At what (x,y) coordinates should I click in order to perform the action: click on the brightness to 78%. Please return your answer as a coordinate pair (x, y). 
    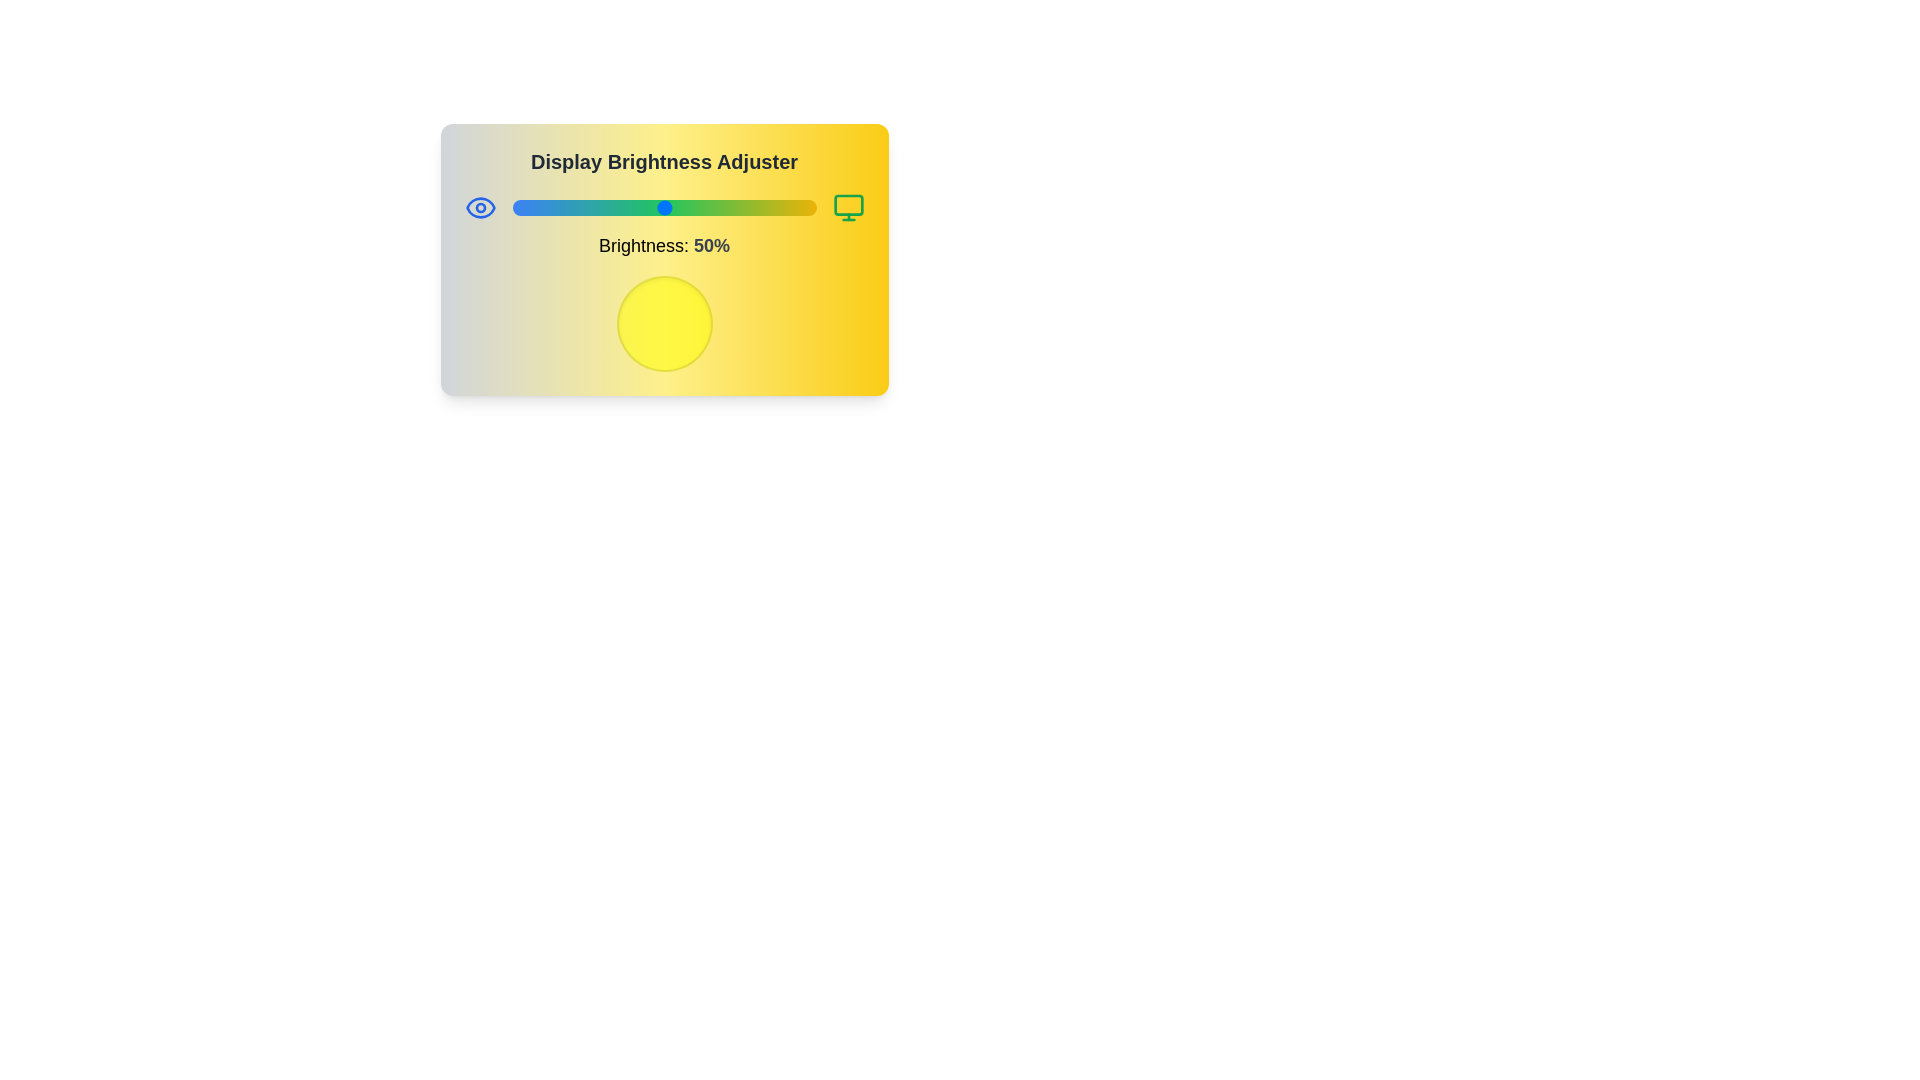
    Looking at the image, I should click on (748, 208).